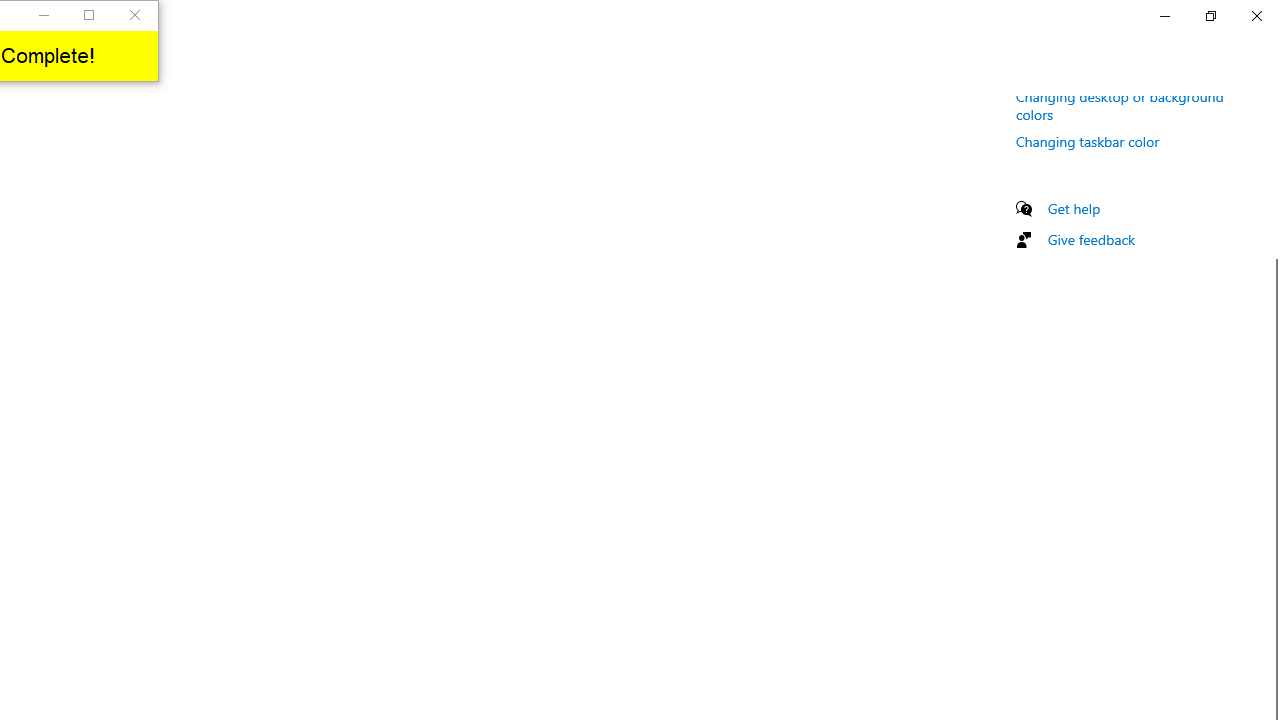 The image size is (1280, 720). What do you see at coordinates (1073, 208) in the screenshot?
I see `'Get help'` at bounding box center [1073, 208].